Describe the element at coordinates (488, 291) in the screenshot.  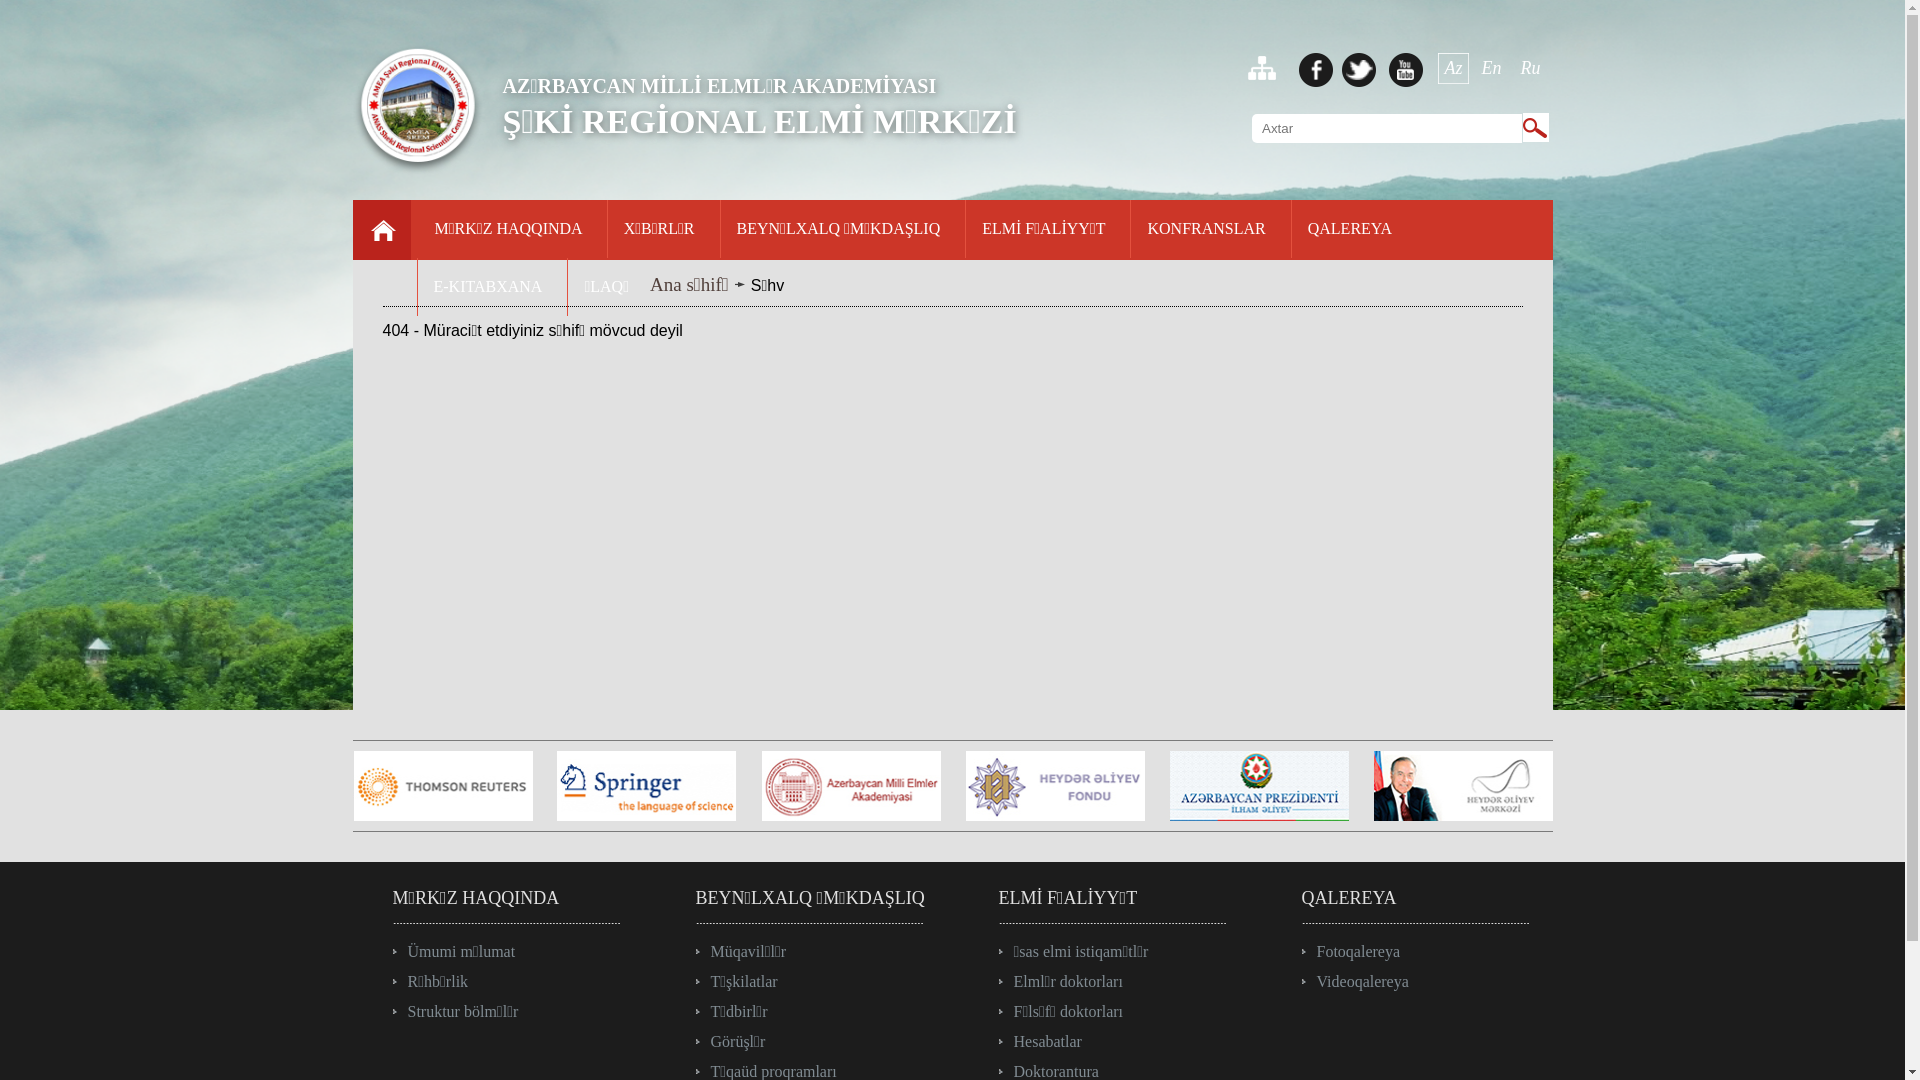
I see `'E-KITABXANA'` at that location.